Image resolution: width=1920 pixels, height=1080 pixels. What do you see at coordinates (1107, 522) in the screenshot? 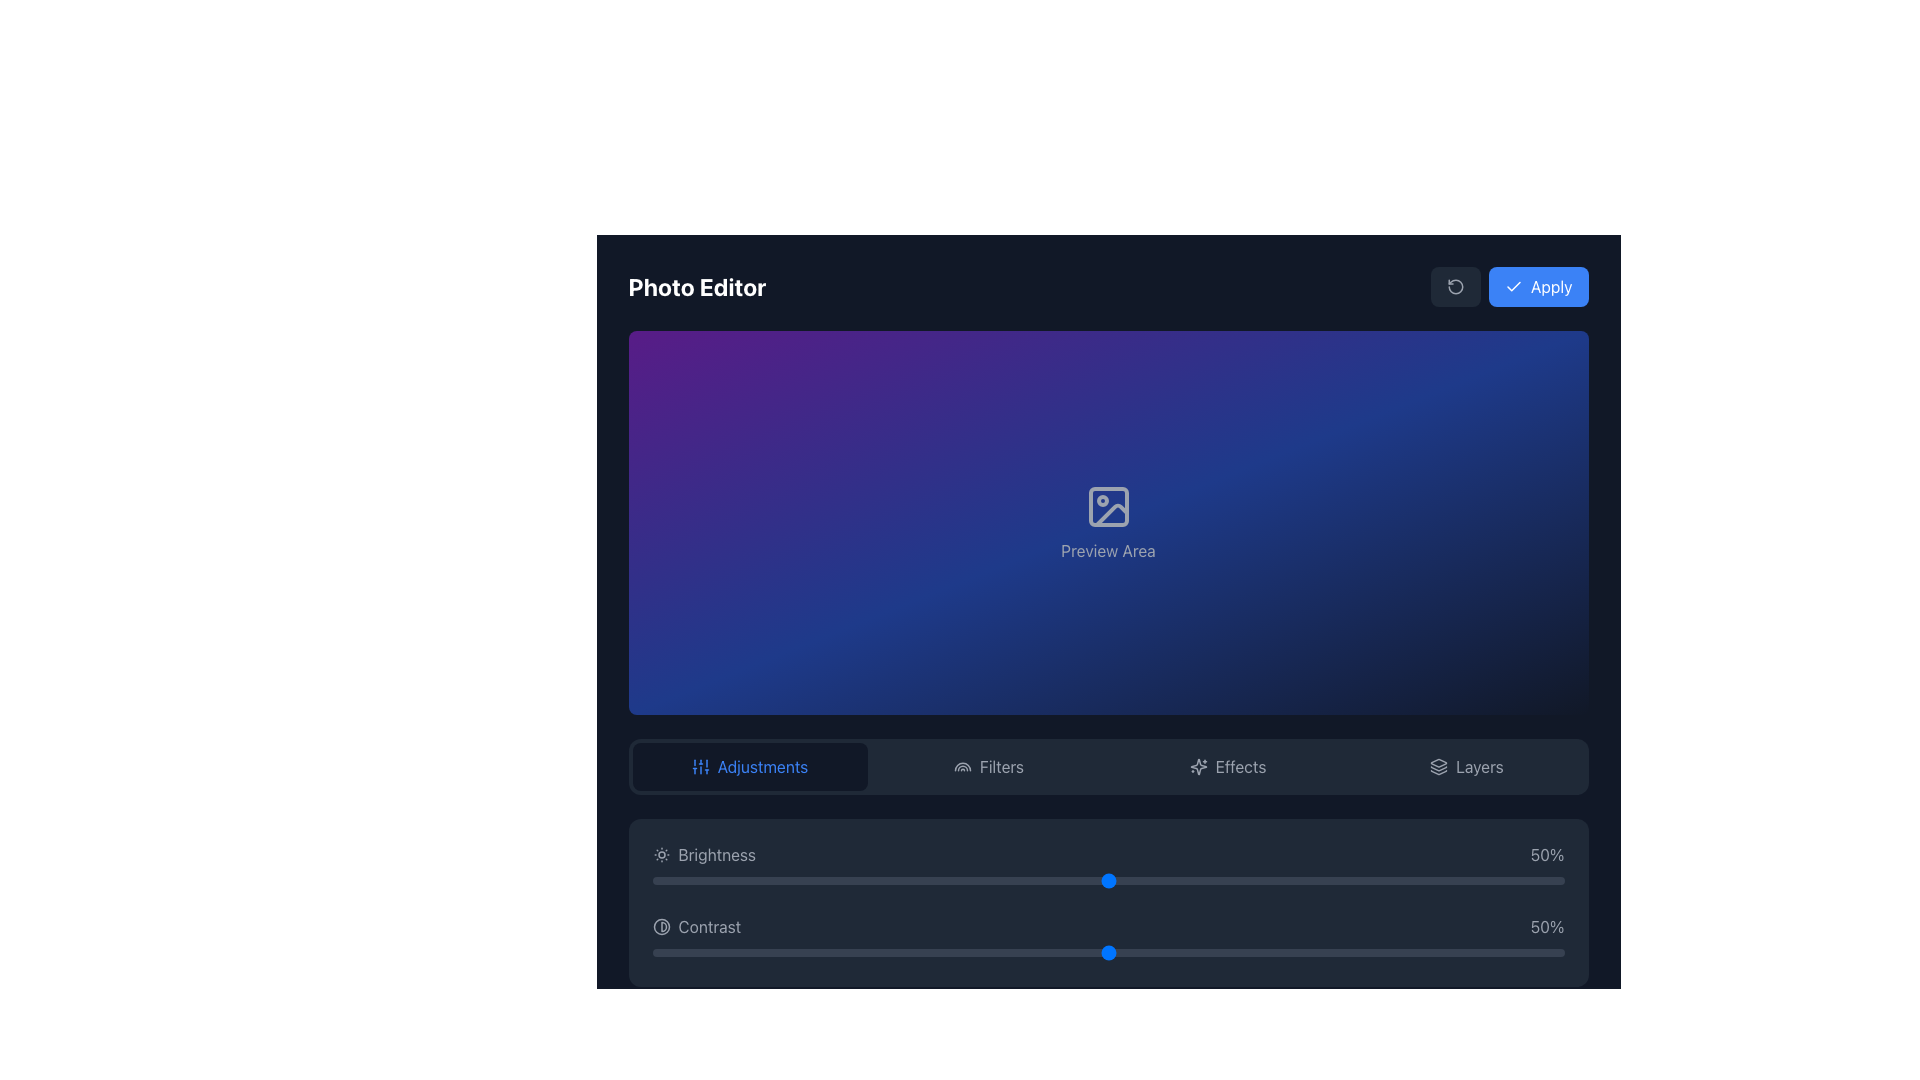
I see `the Preview Area in the Photo Editor, which displays the current image or changes applied during editing` at bounding box center [1107, 522].